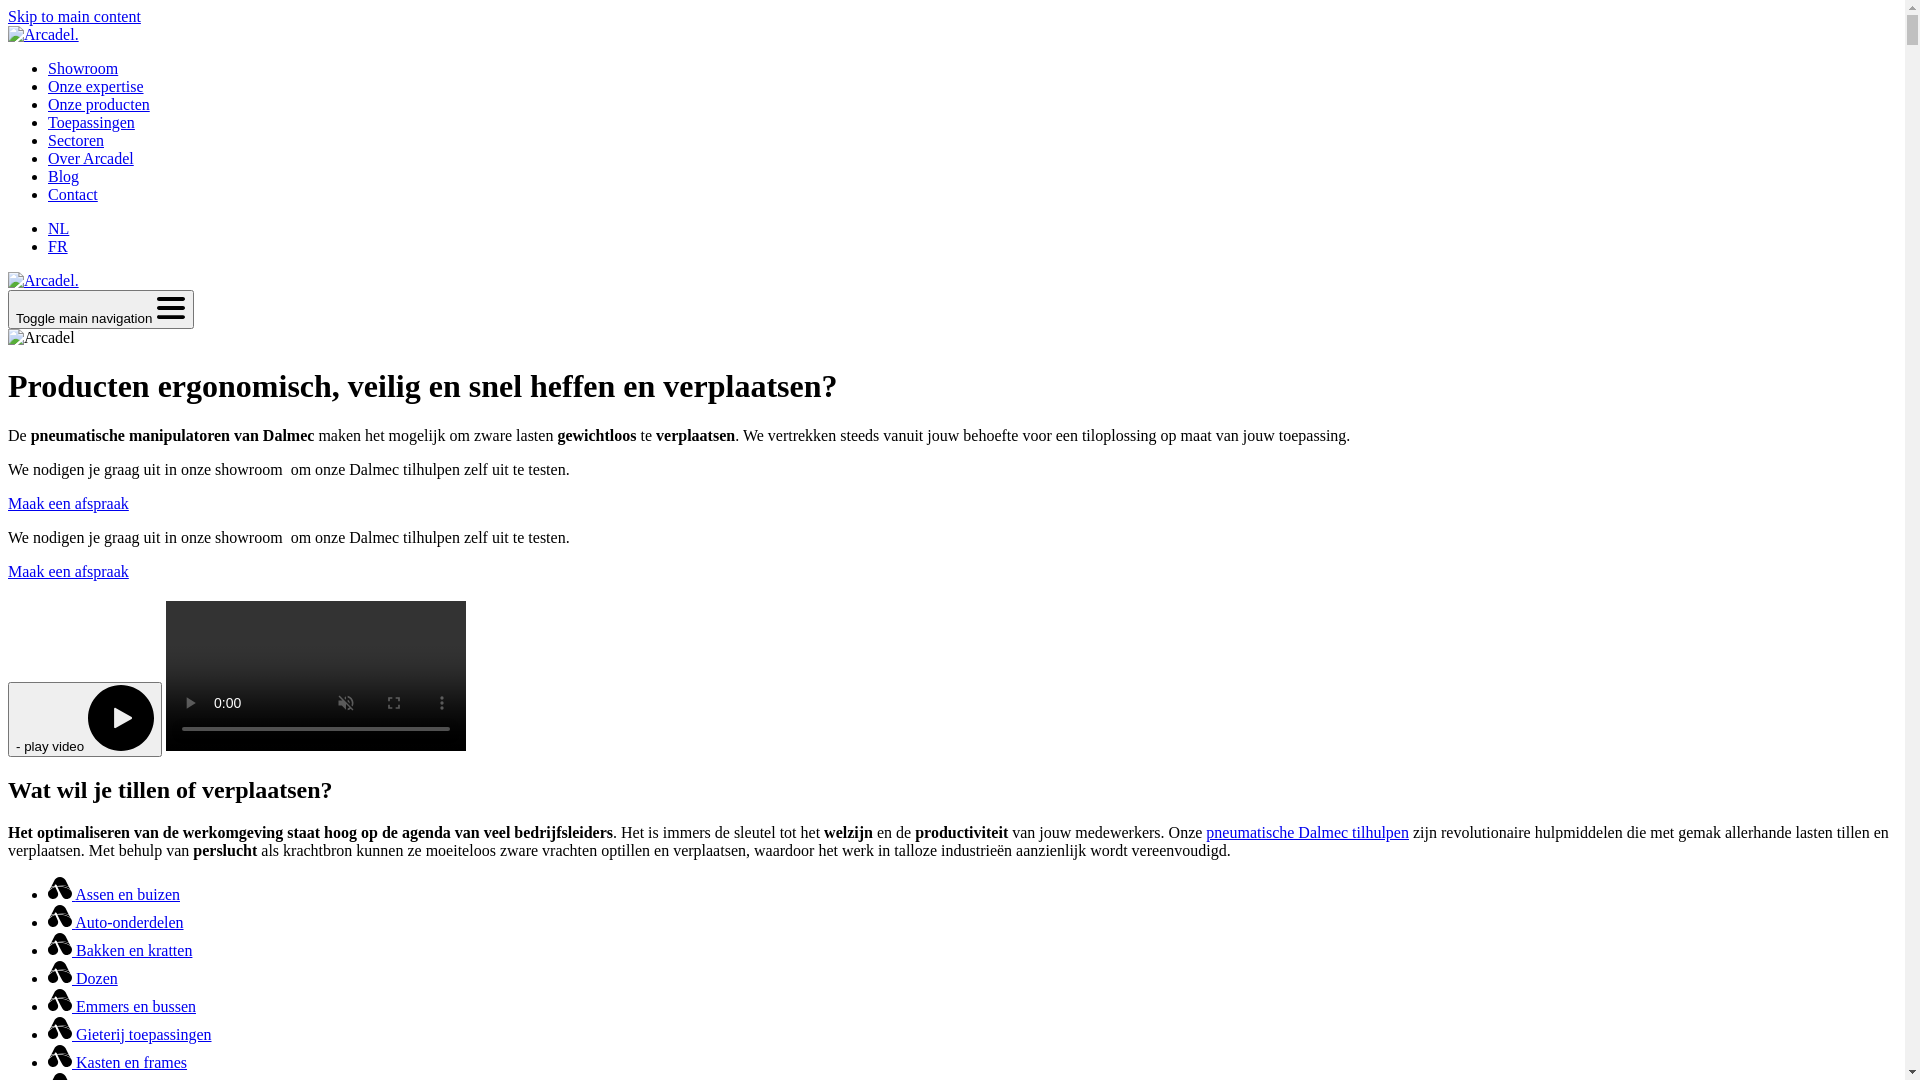 Image resolution: width=1920 pixels, height=1080 pixels. Describe the element at coordinates (72, 194) in the screenshot. I see `'Contact'` at that location.